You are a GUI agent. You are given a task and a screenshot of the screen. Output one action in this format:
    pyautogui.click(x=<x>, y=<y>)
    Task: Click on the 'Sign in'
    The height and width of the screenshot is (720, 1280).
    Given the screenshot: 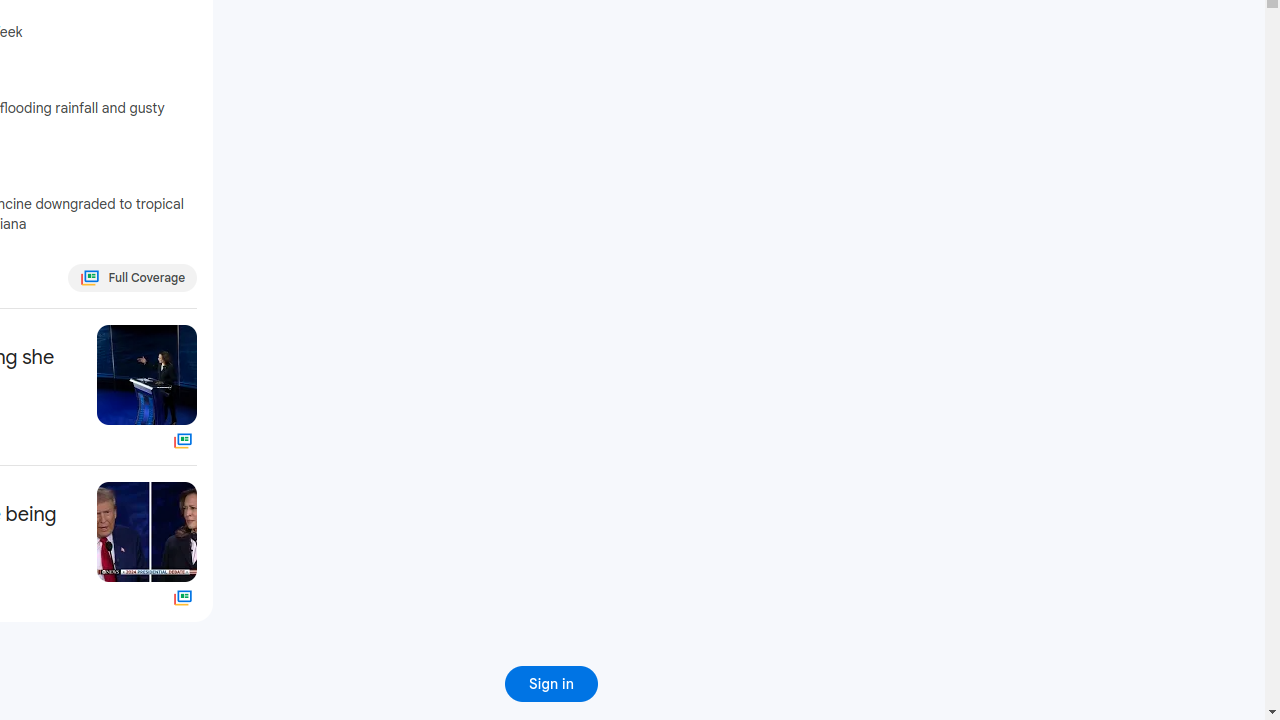 What is the action you would take?
    pyautogui.click(x=552, y=683)
    